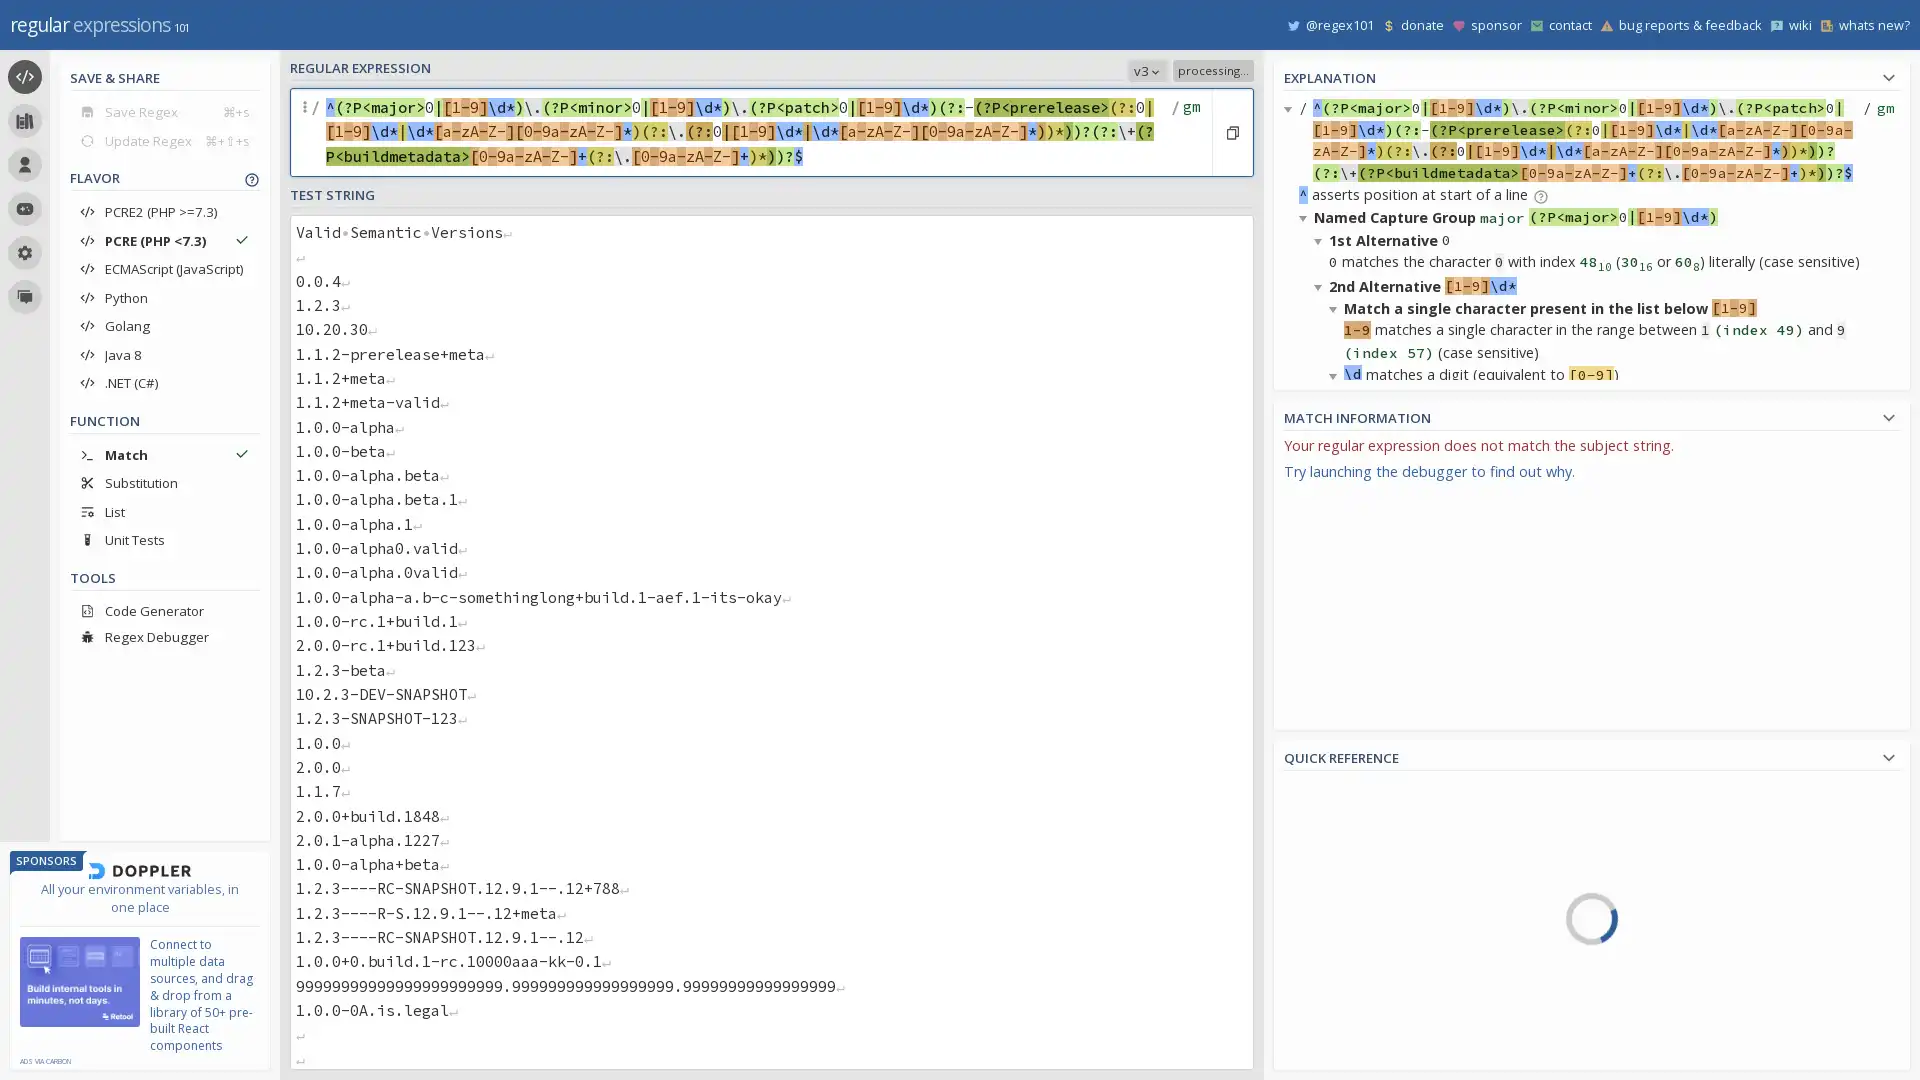 The image size is (1920, 1080). I want to click on Collapse Subtree, so click(1321, 785).